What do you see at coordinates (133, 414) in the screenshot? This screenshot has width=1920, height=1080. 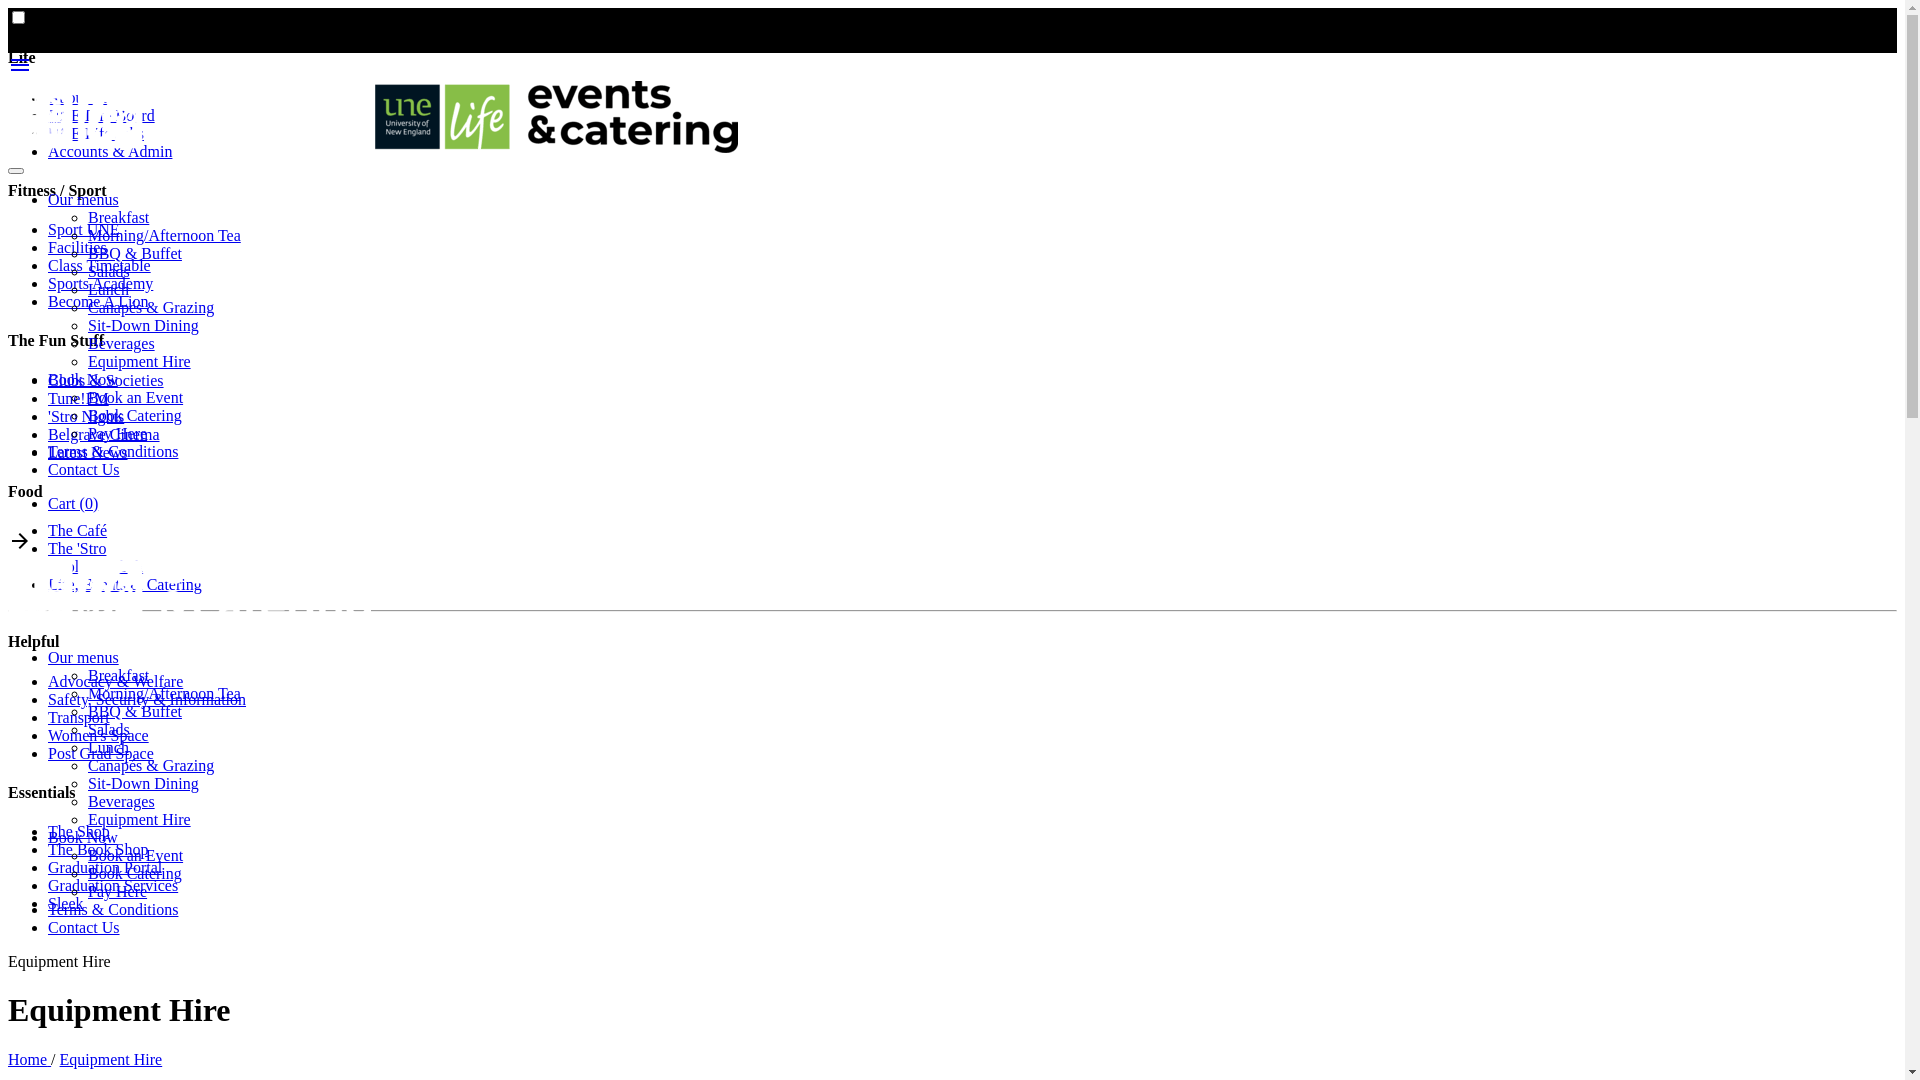 I see `'Book Catering'` at bounding box center [133, 414].